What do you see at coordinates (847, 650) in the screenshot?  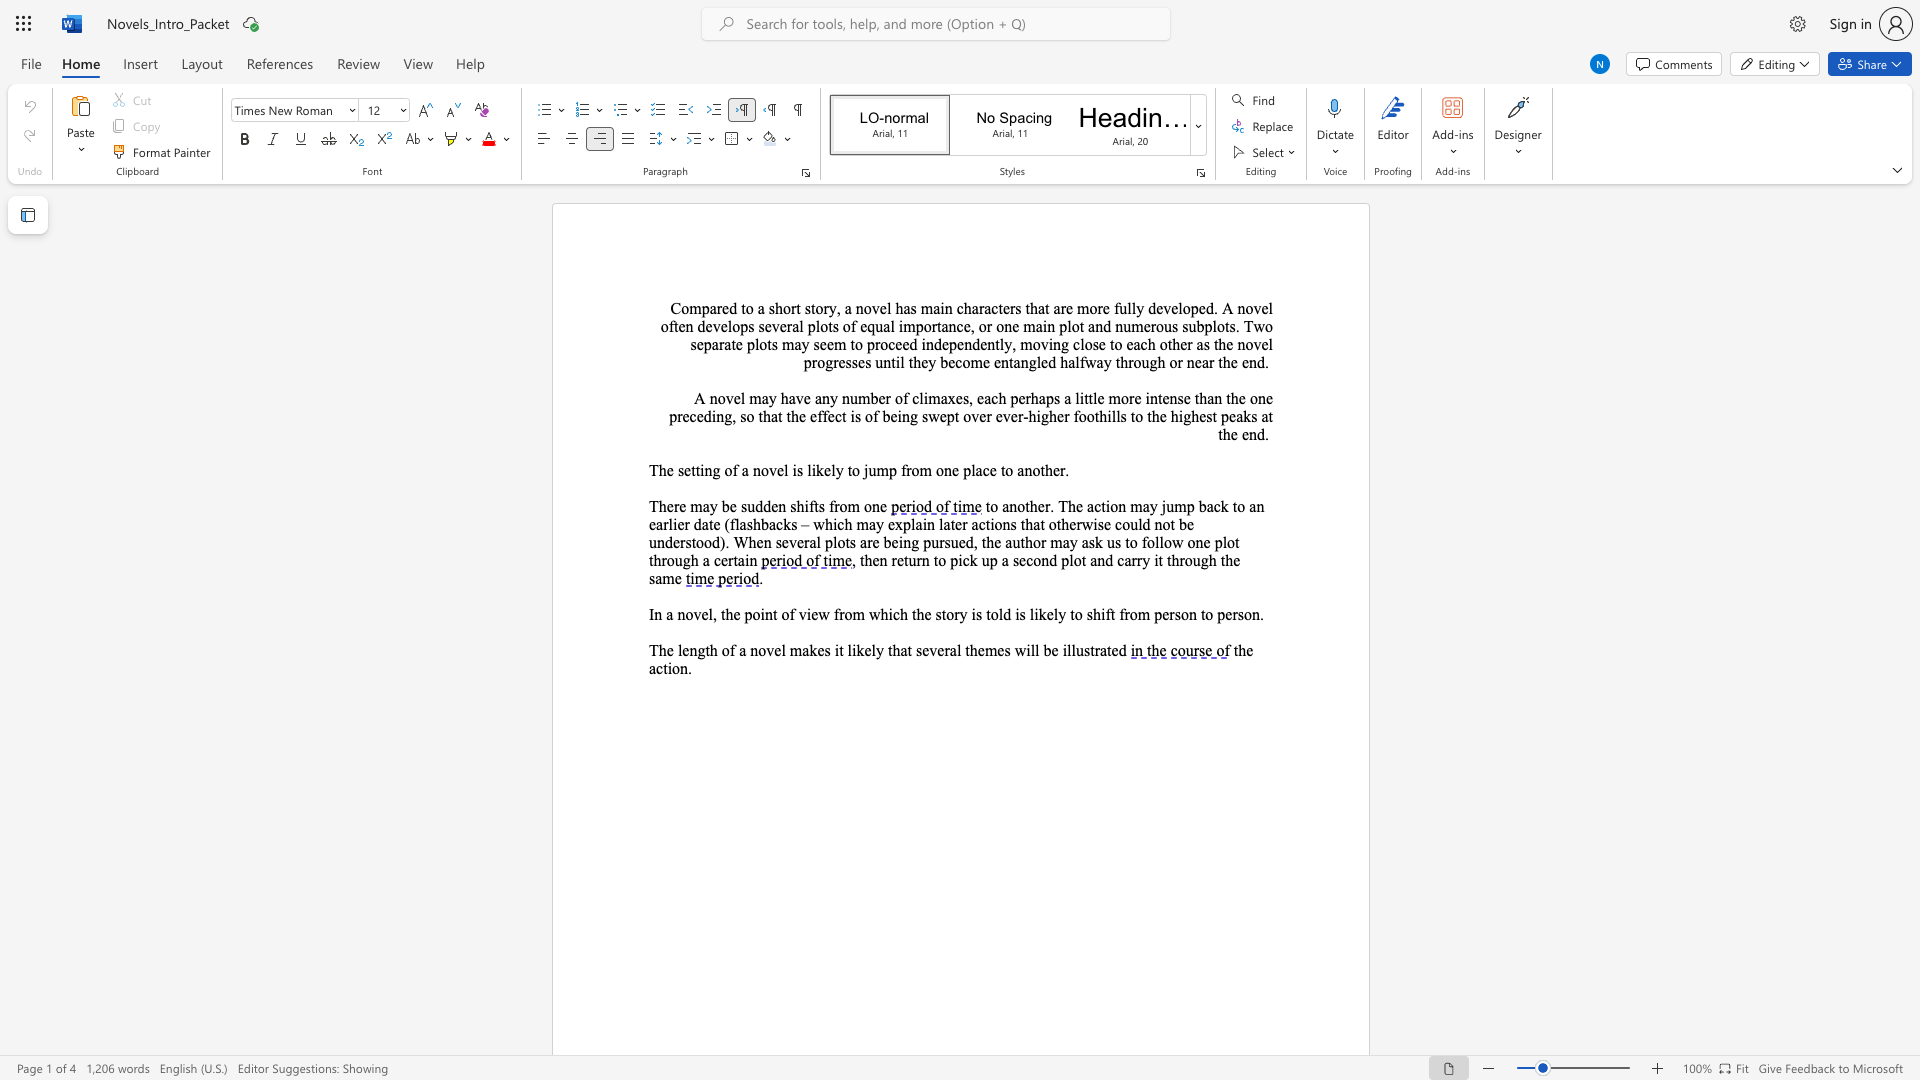 I see `the subset text "likely that sev" within the text "The length of a novel makes it likely that several themes will be illustrated"` at bounding box center [847, 650].